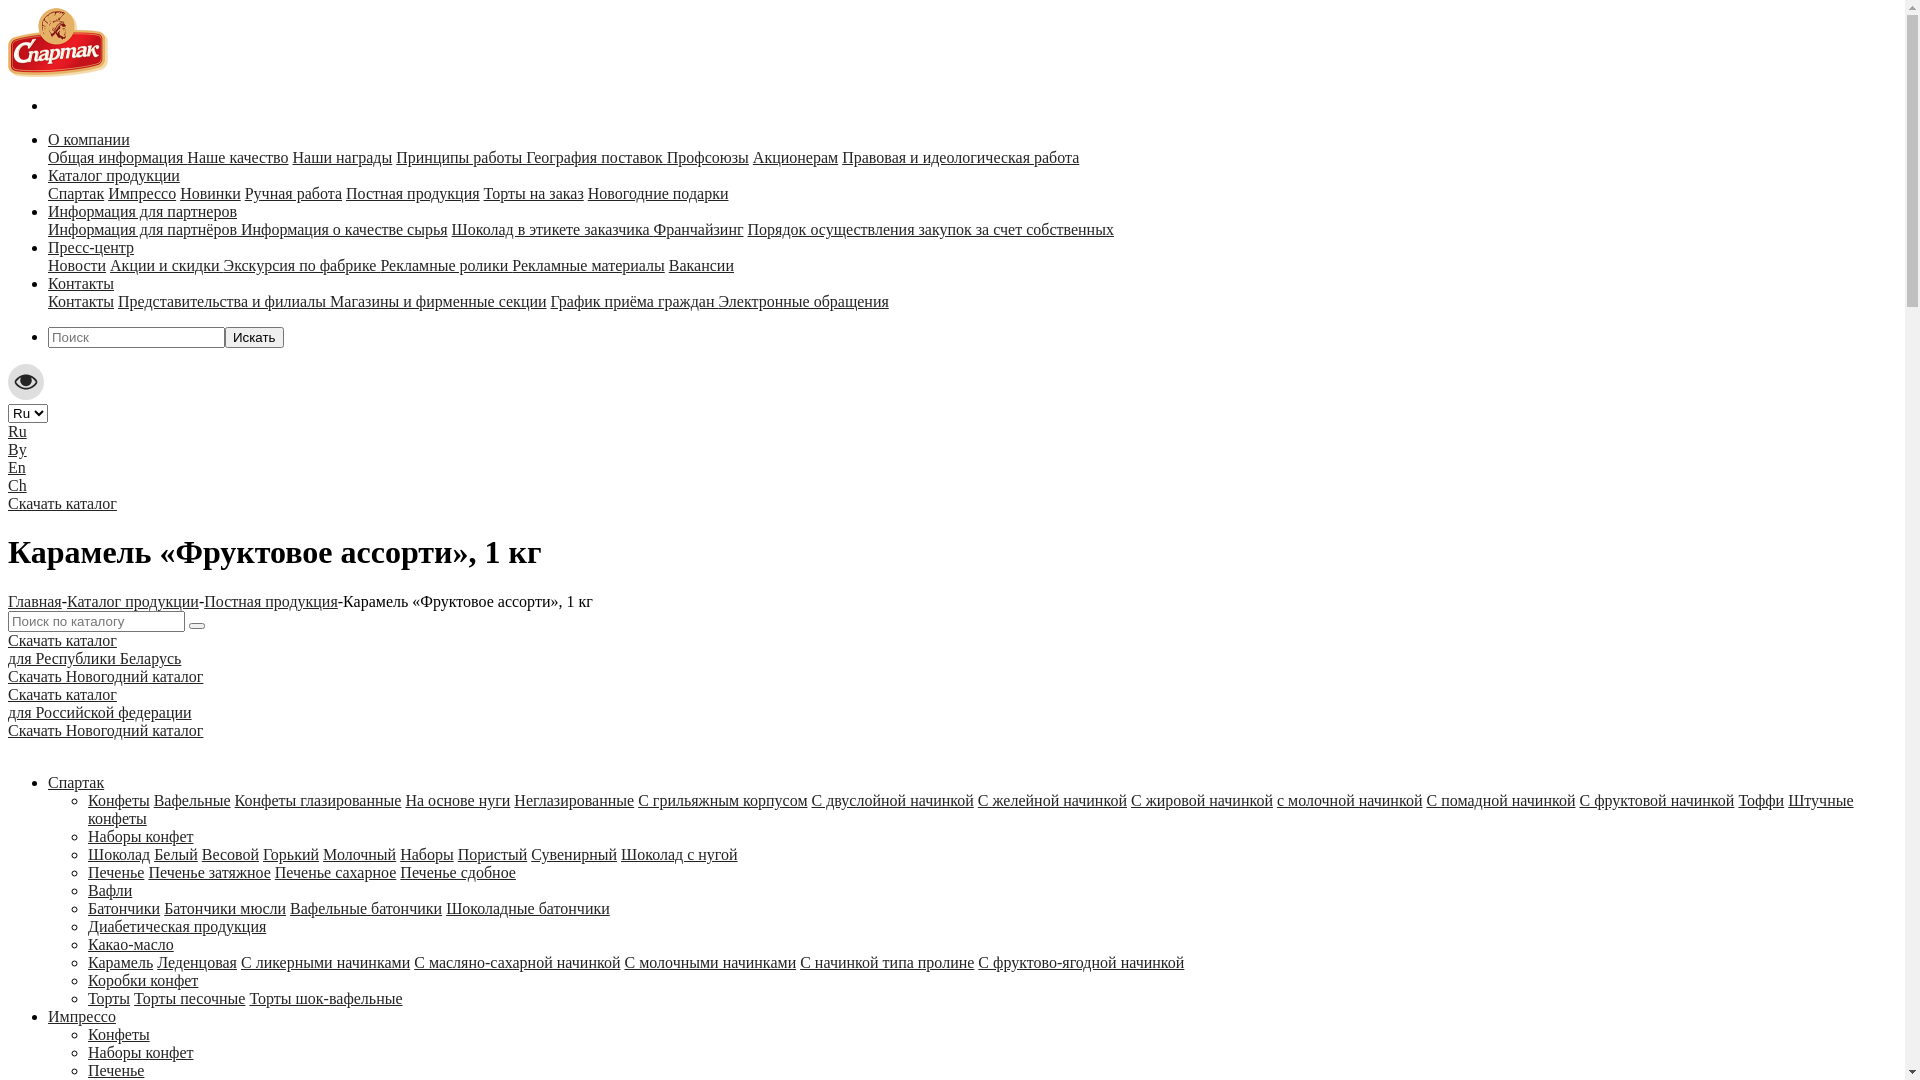  What do you see at coordinates (8, 485) in the screenshot?
I see `'Ch'` at bounding box center [8, 485].